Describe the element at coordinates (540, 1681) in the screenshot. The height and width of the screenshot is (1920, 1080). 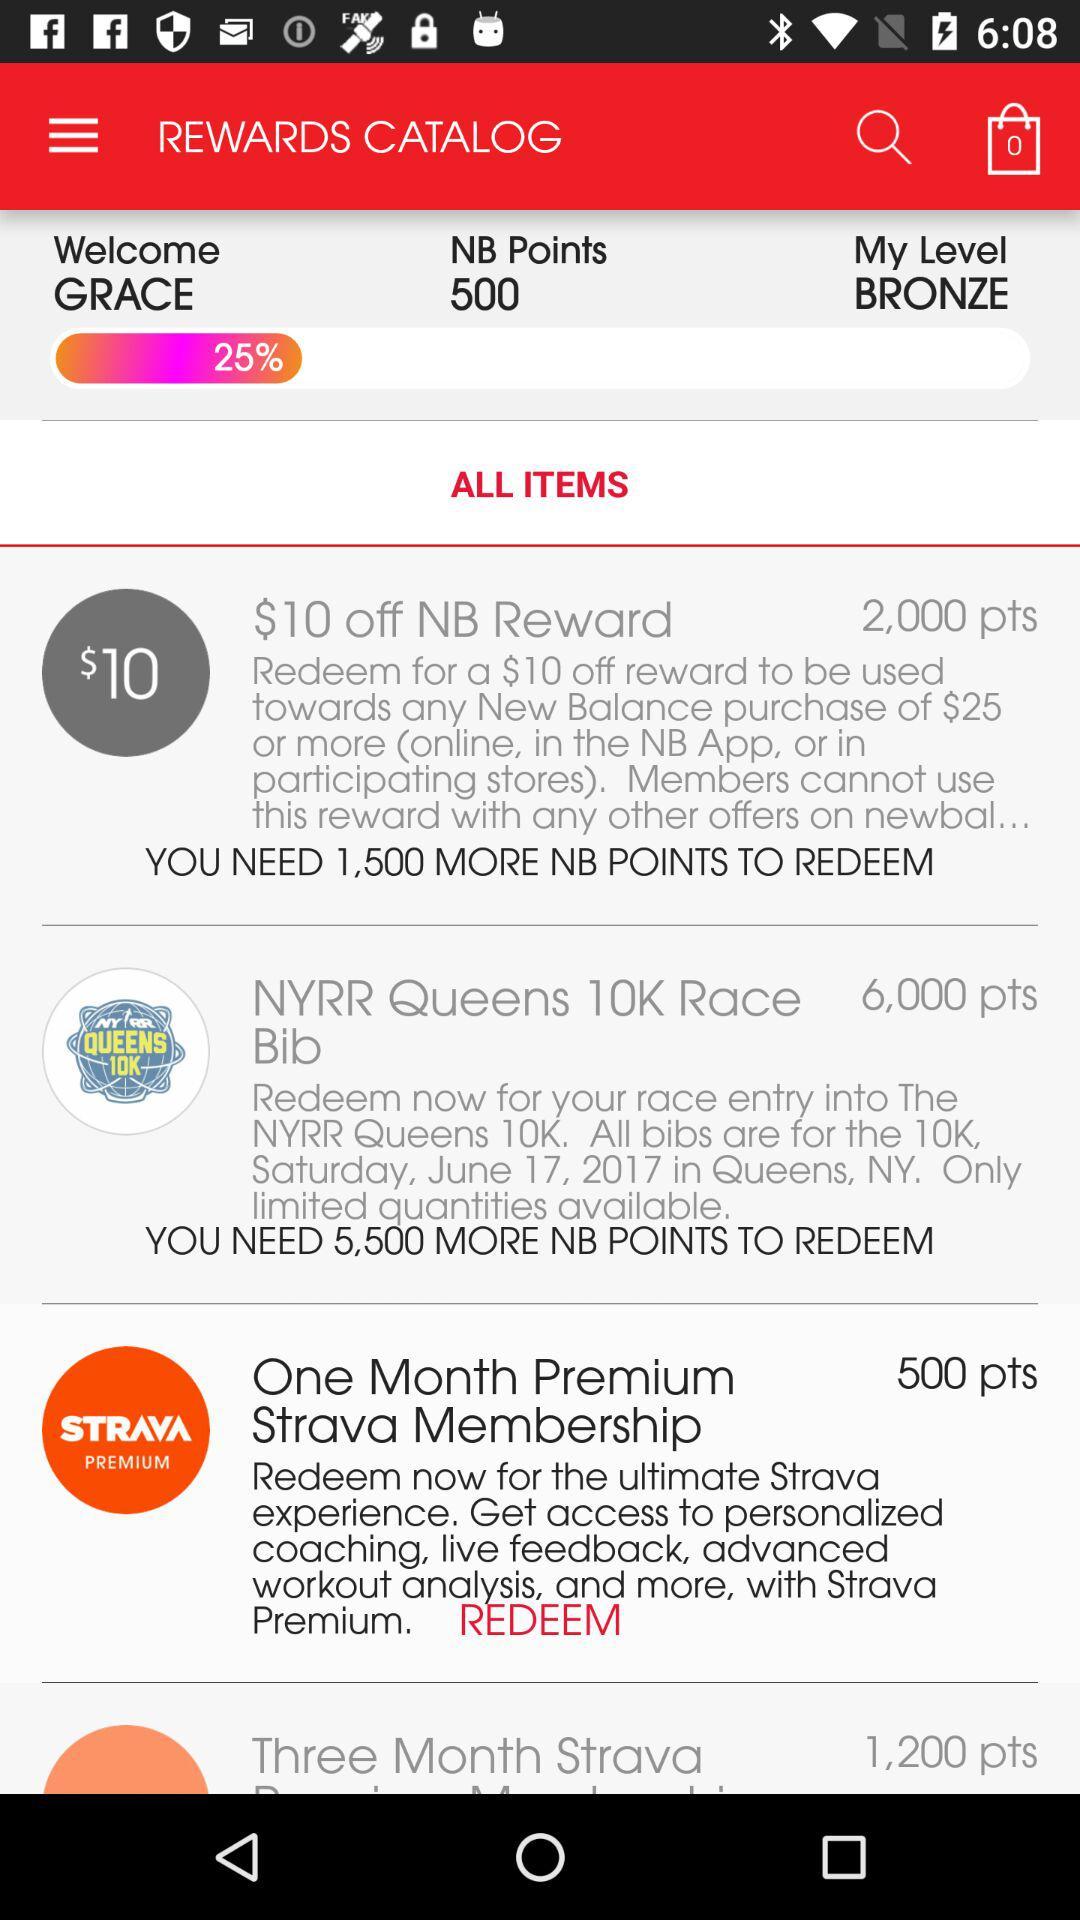
I see `item below redeem icon` at that location.